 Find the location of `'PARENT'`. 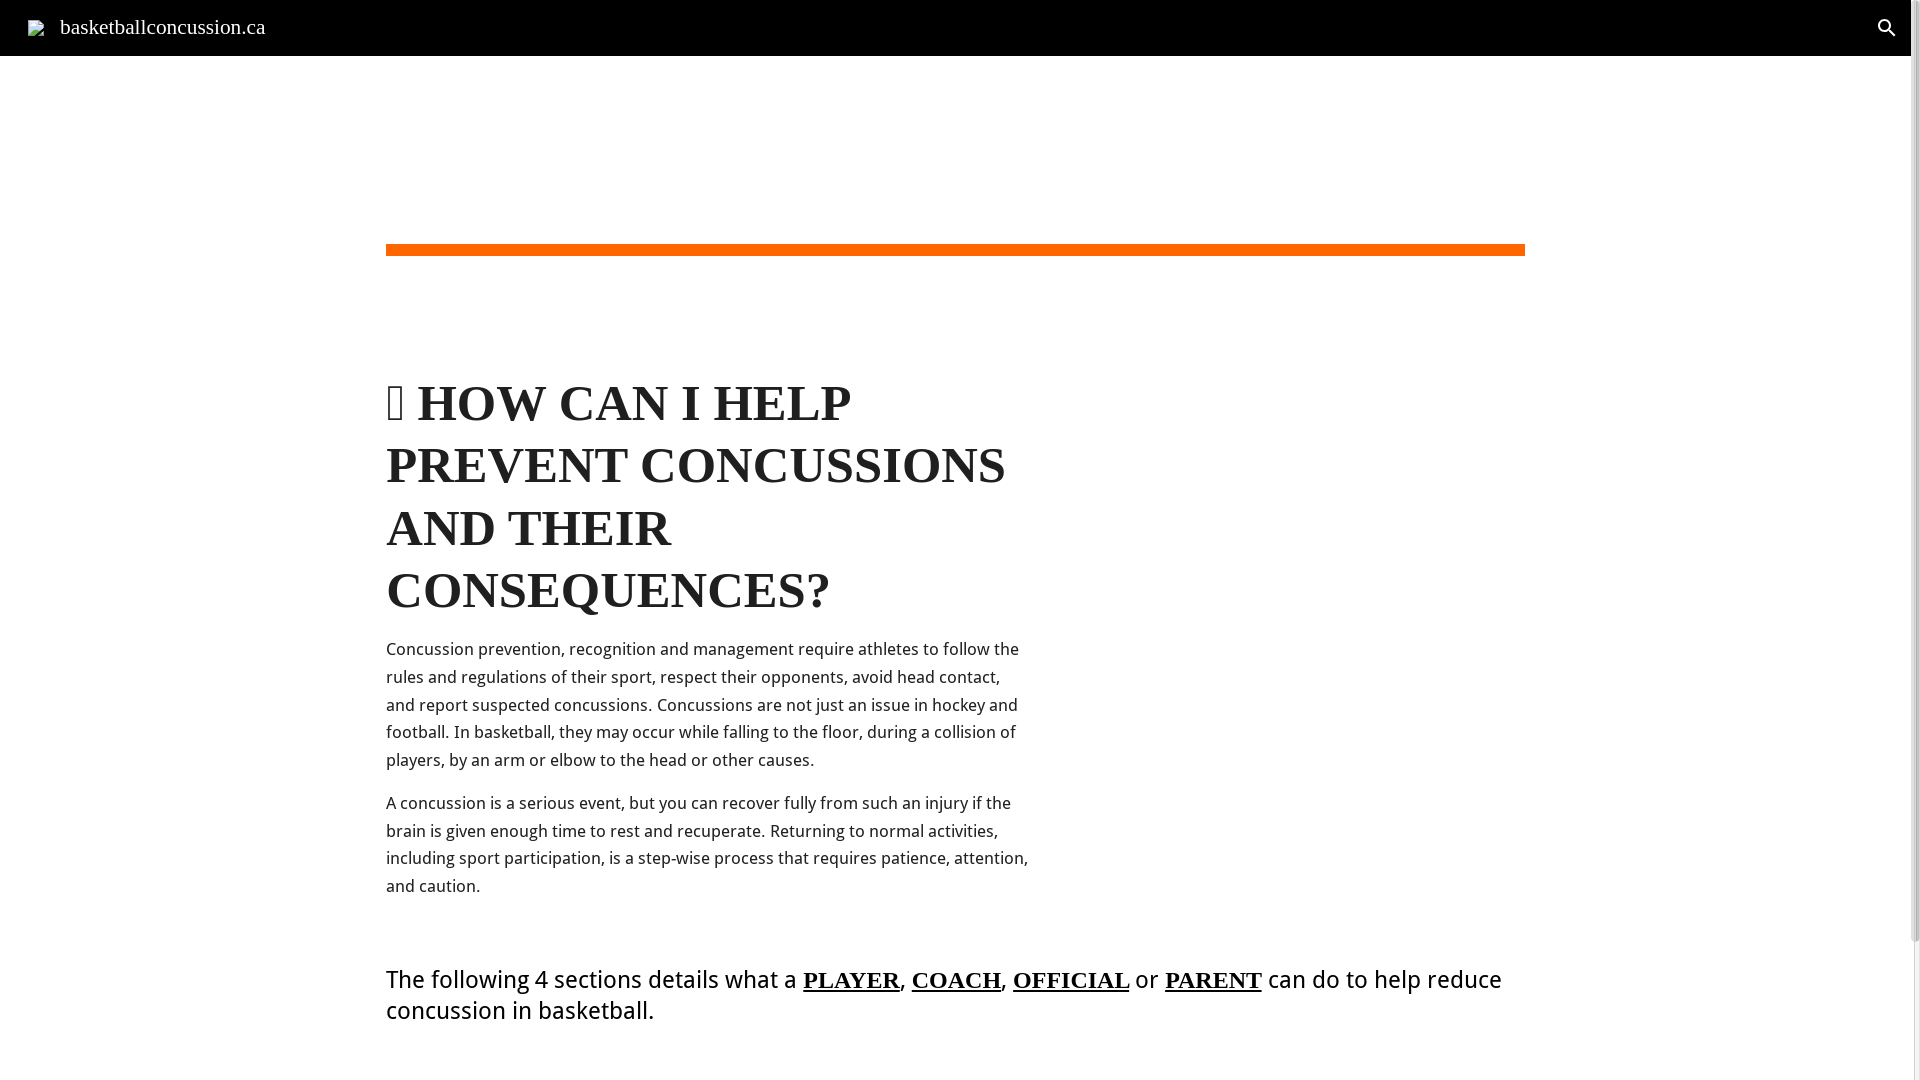

'PARENT' is located at coordinates (1212, 978).